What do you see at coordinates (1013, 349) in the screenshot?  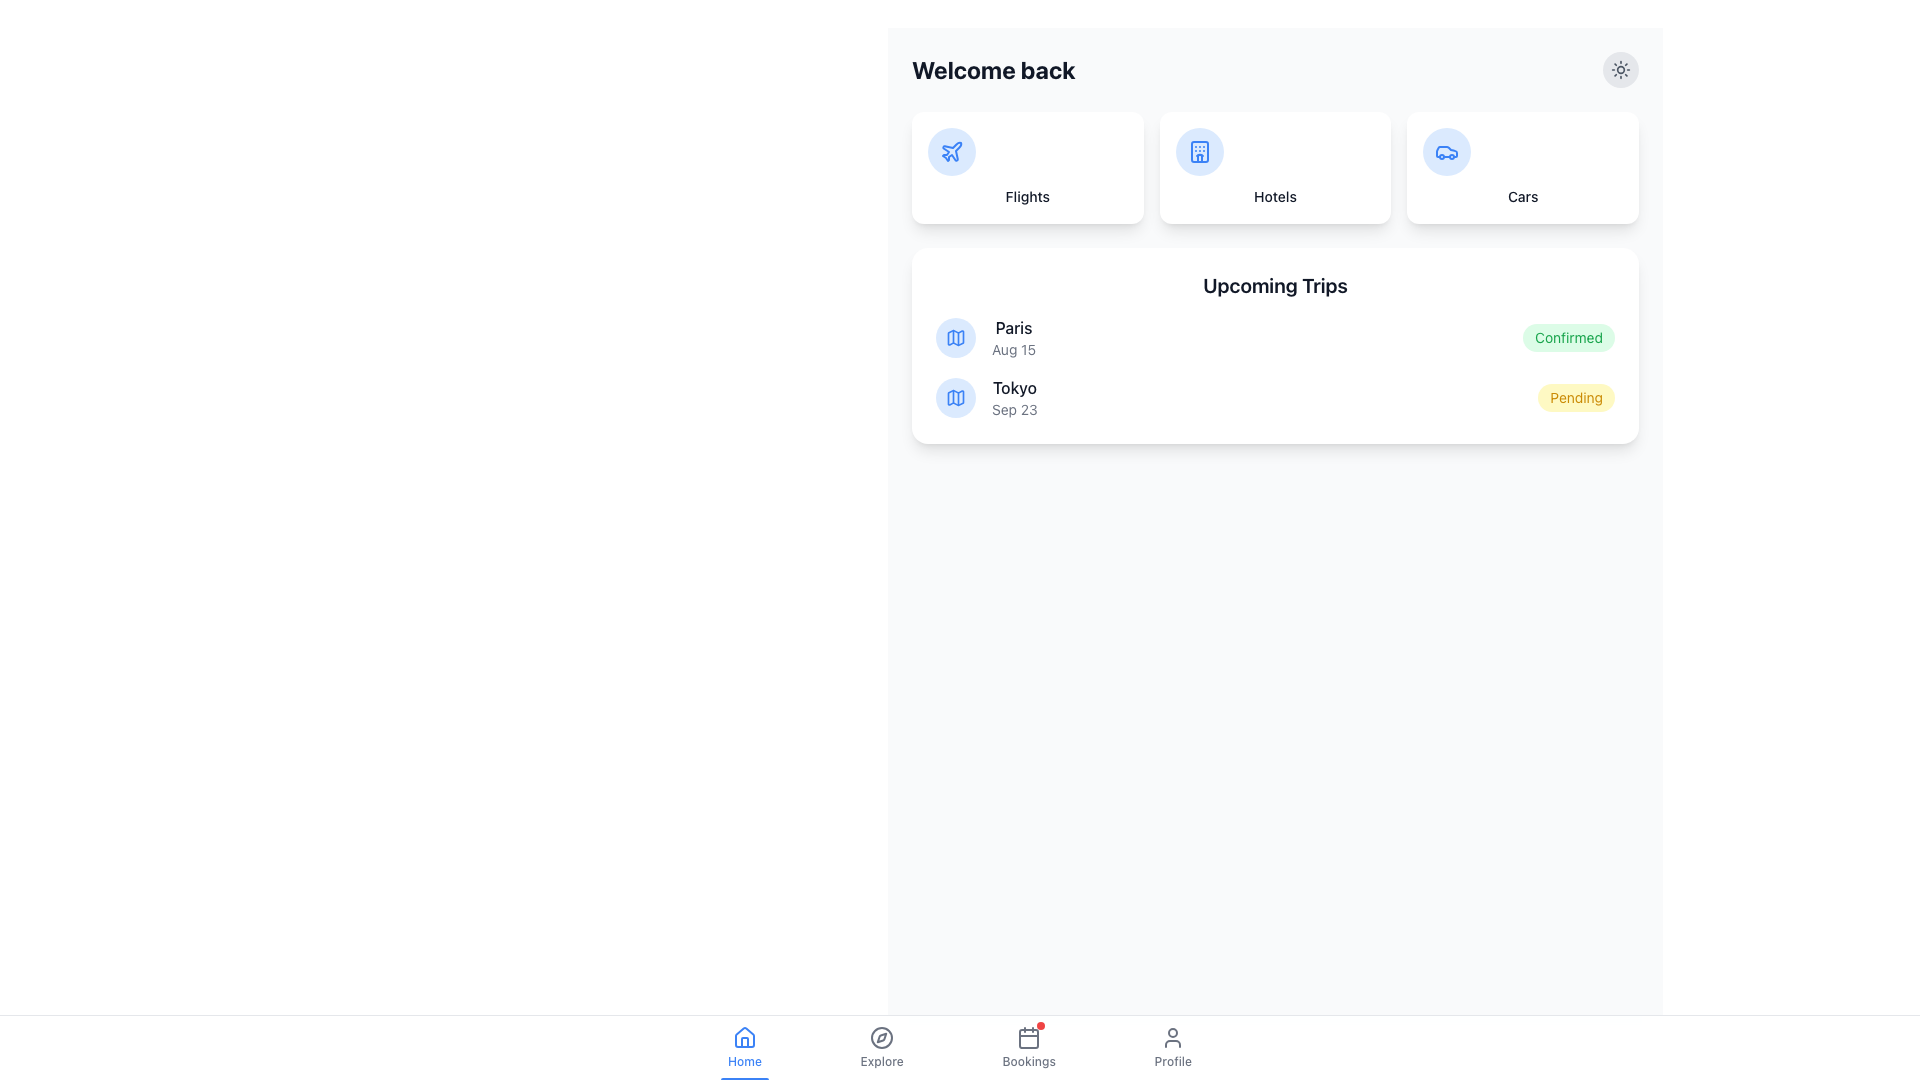 I see `the static text label displaying 'Aug 15', which is styled in gray and located below the text 'Paris' within the list item of the 'Upcoming Trips' card` at bounding box center [1013, 349].